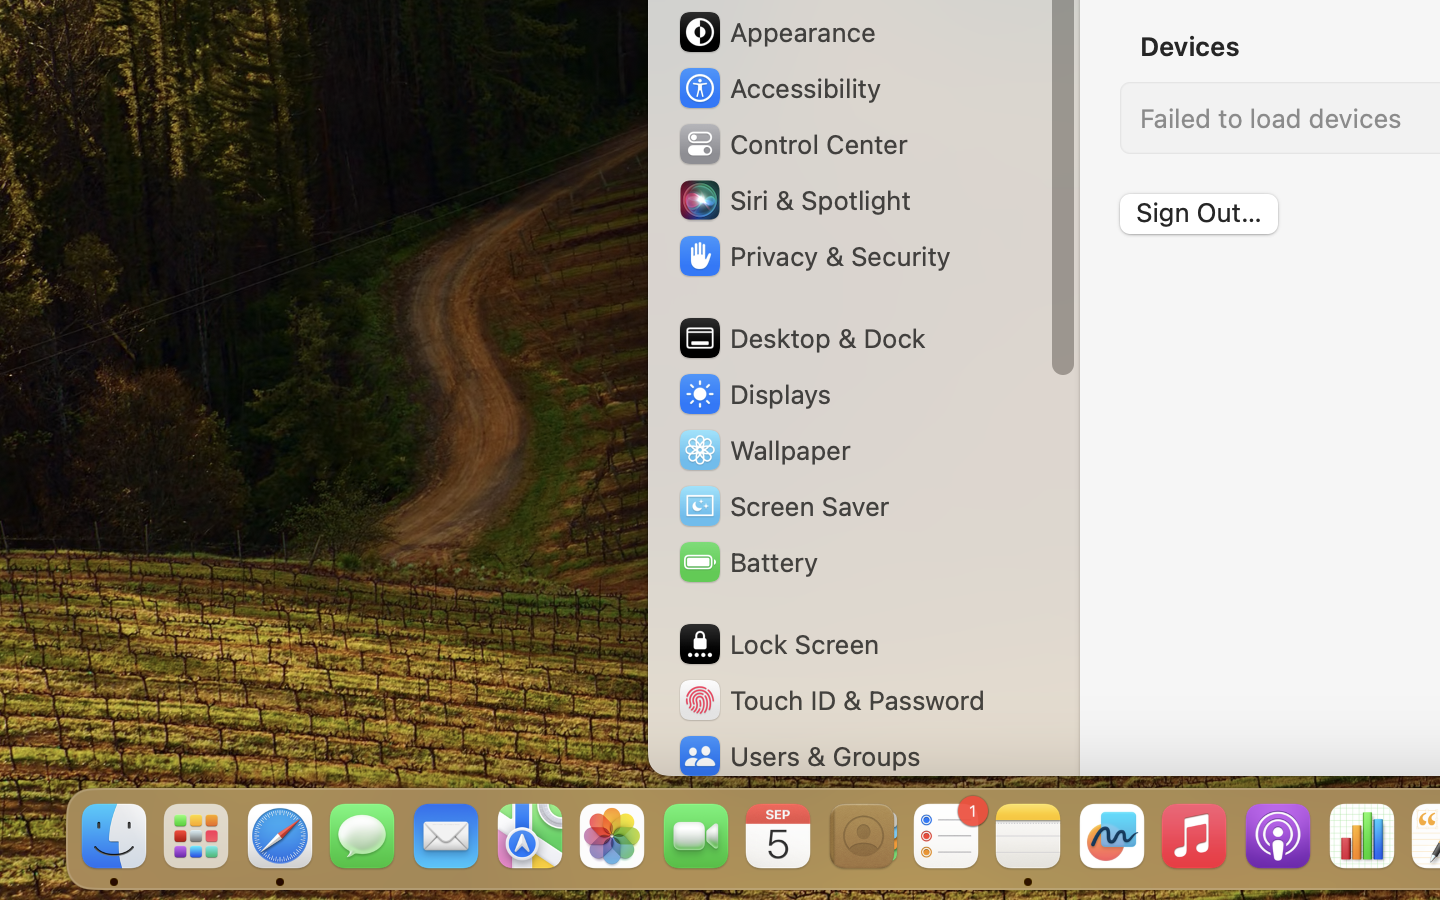  What do you see at coordinates (746, 560) in the screenshot?
I see `'Battery'` at bounding box center [746, 560].